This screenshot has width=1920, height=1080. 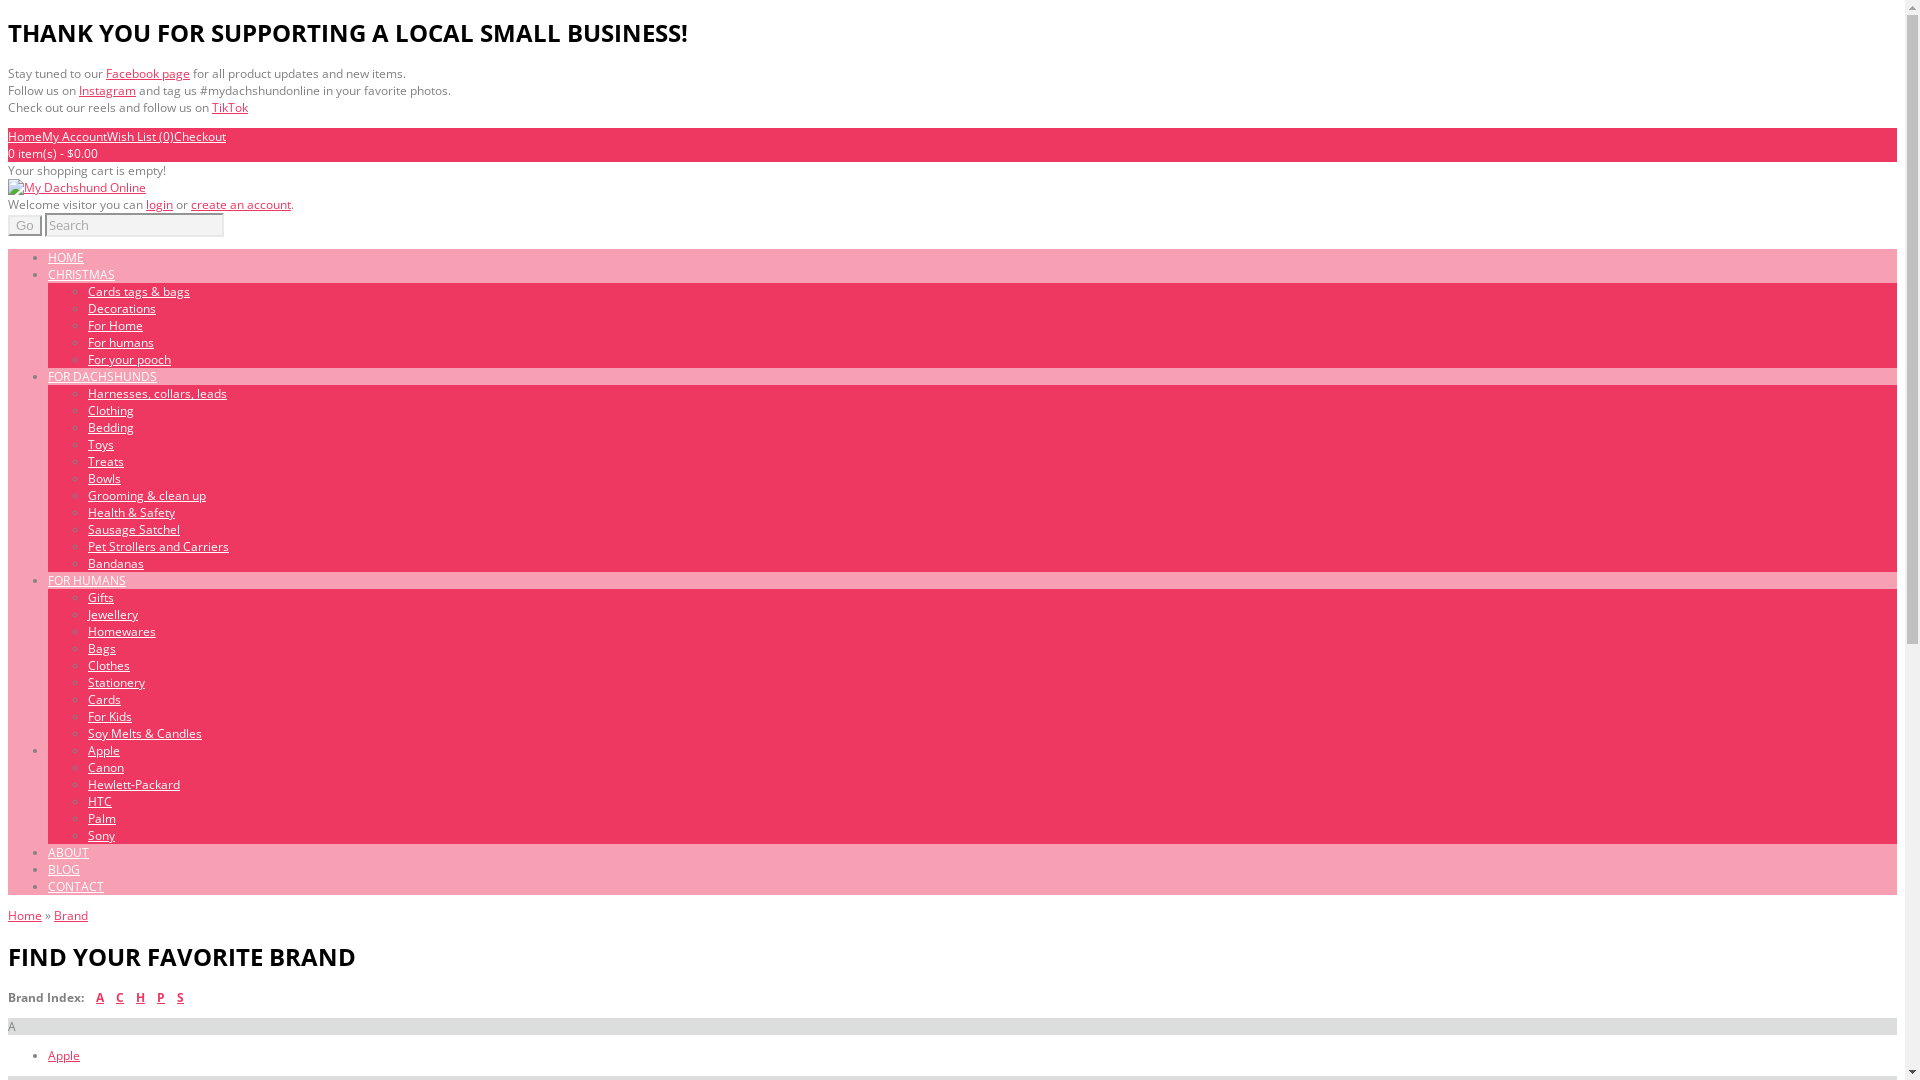 What do you see at coordinates (143, 733) in the screenshot?
I see `'Soy Melts & Candles'` at bounding box center [143, 733].